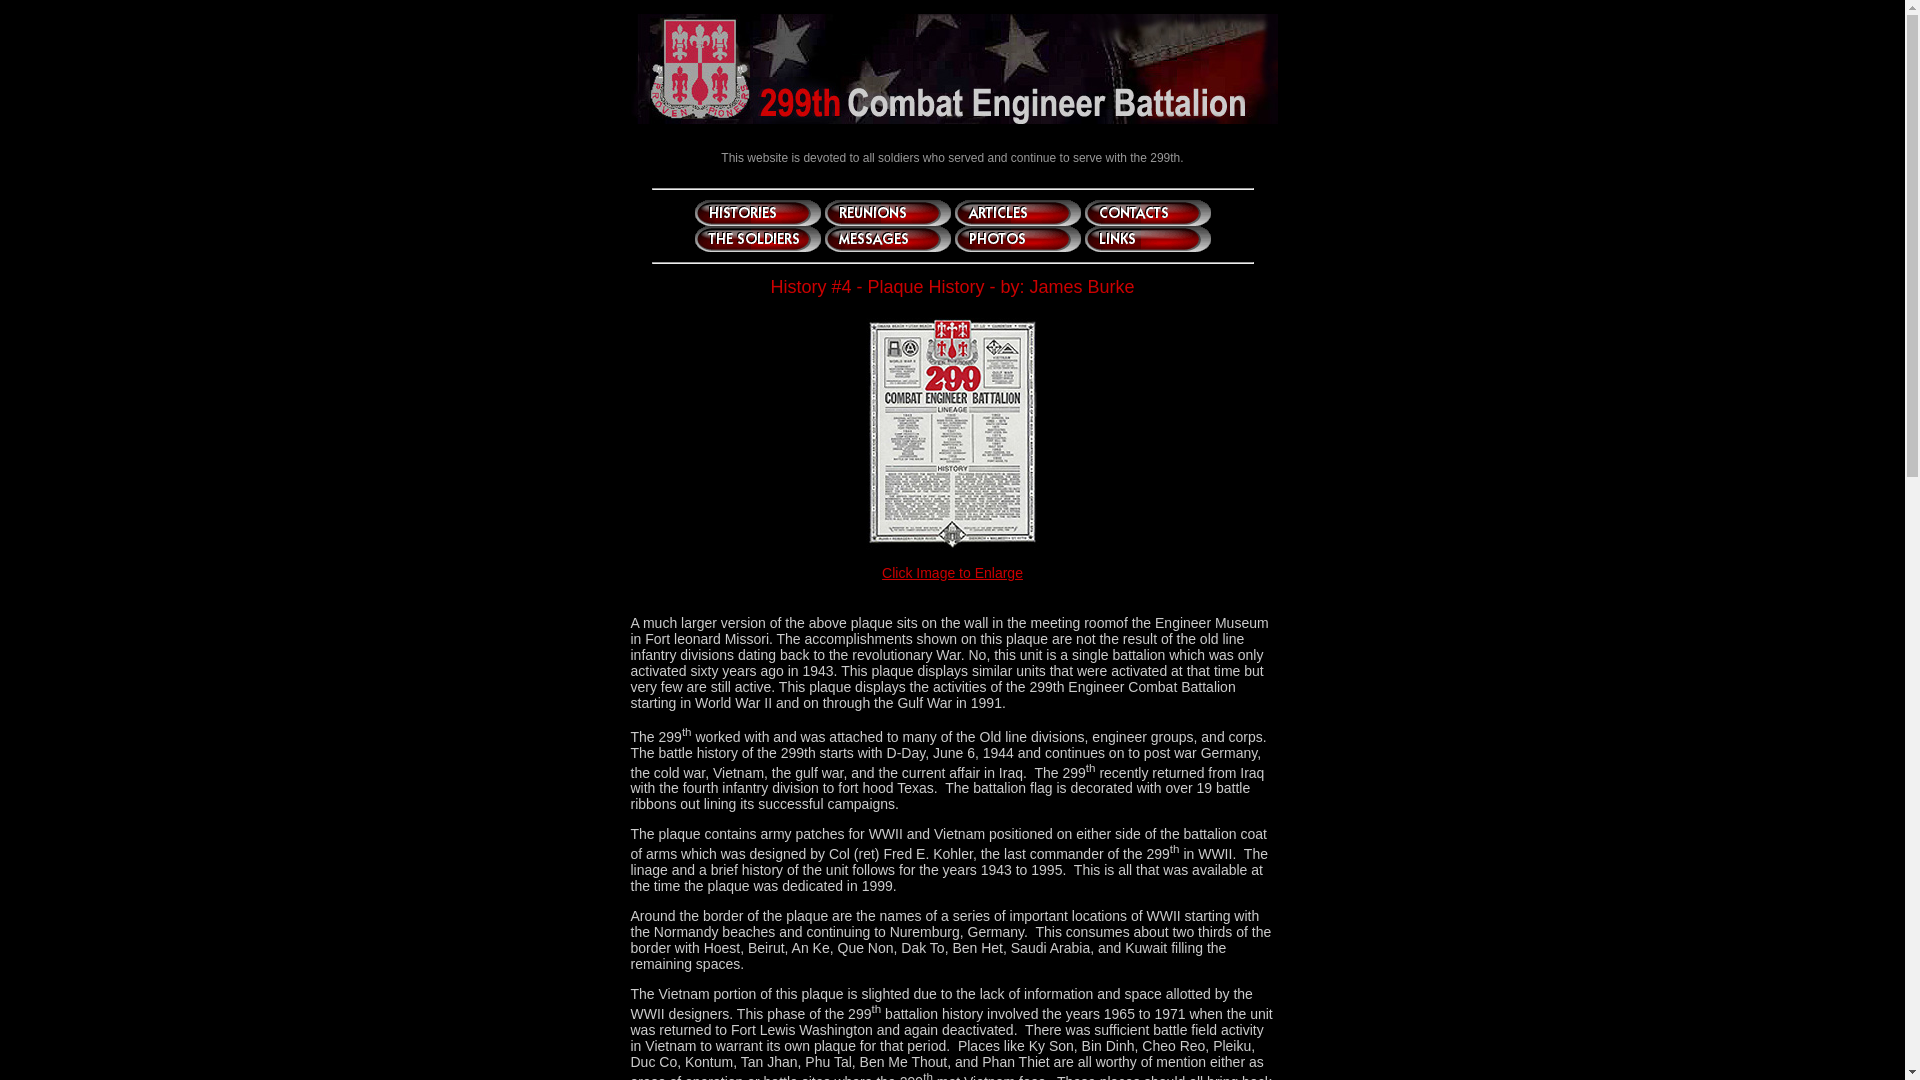  Describe the element at coordinates (951, 573) in the screenshot. I see `'Click Image to Enlarge'` at that location.